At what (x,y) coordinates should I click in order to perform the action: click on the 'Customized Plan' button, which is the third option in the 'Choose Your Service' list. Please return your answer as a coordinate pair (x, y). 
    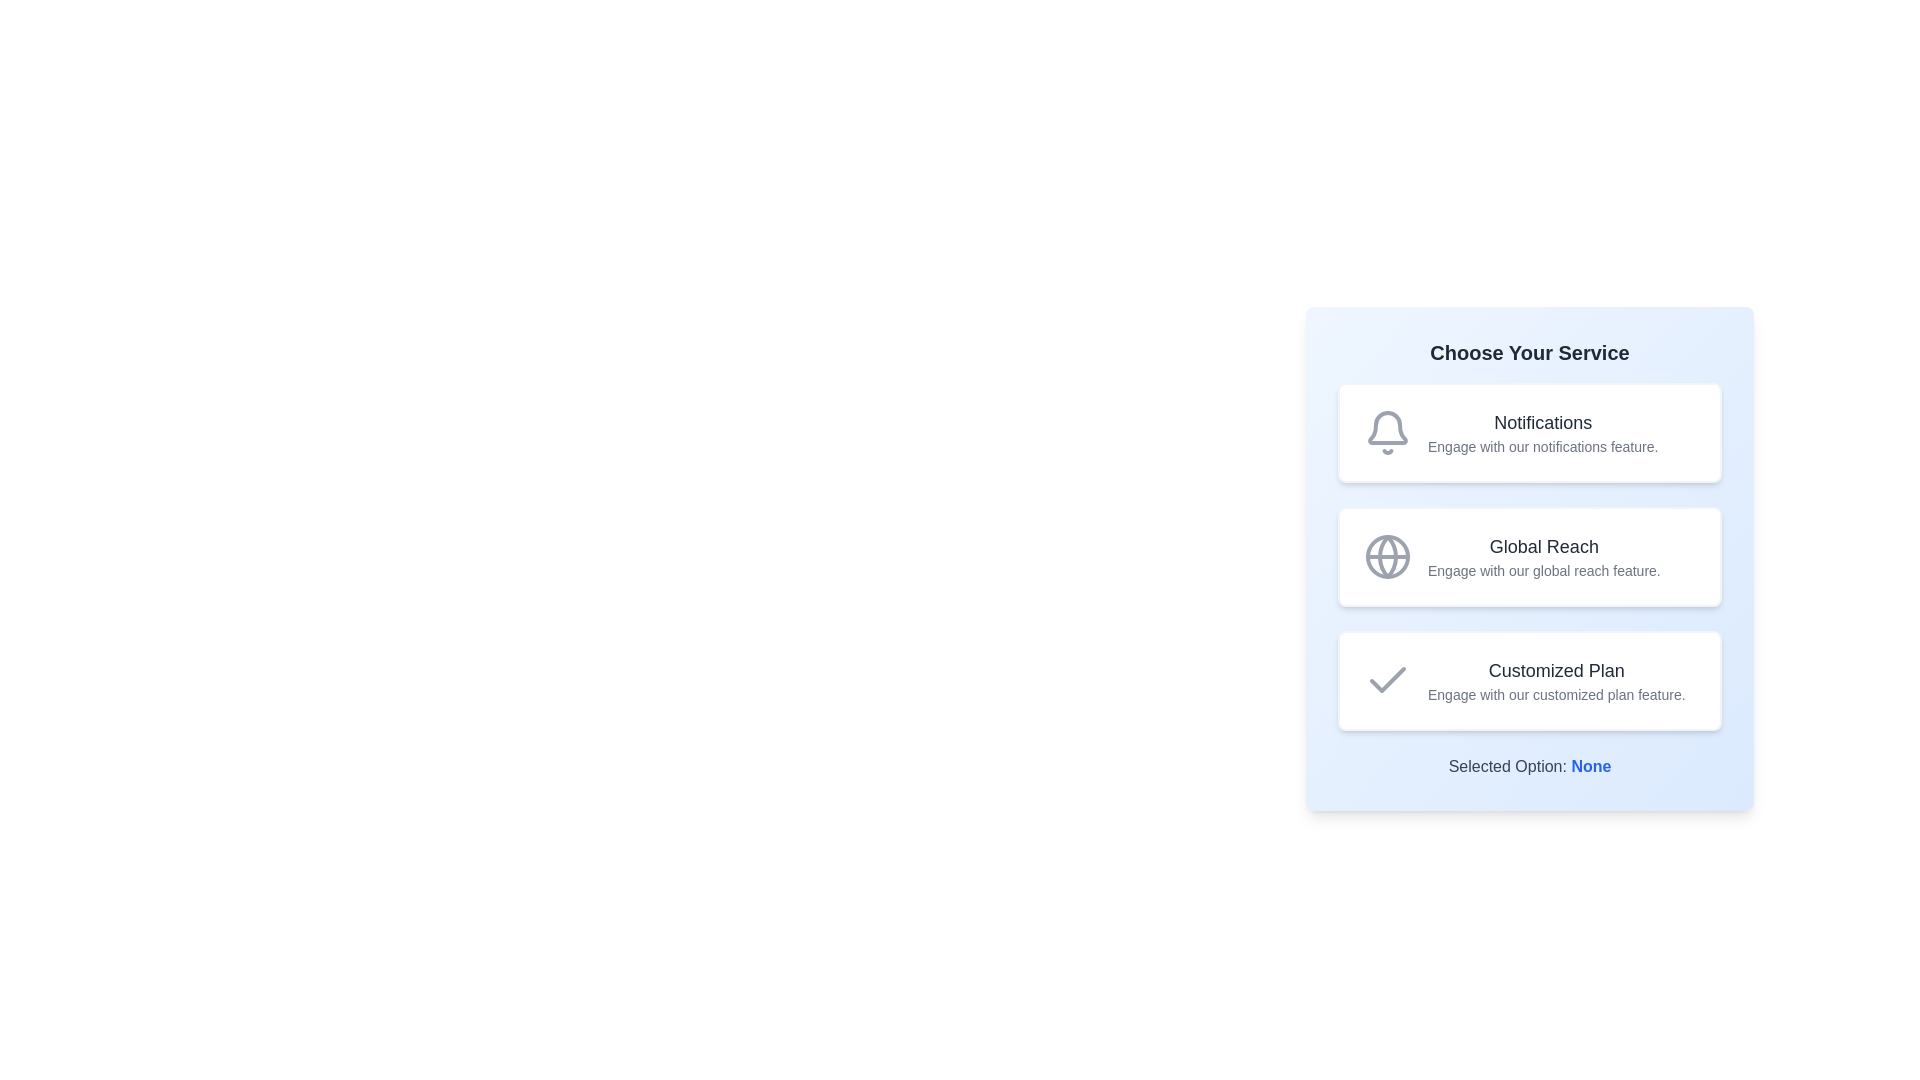
    Looking at the image, I should click on (1529, 680).